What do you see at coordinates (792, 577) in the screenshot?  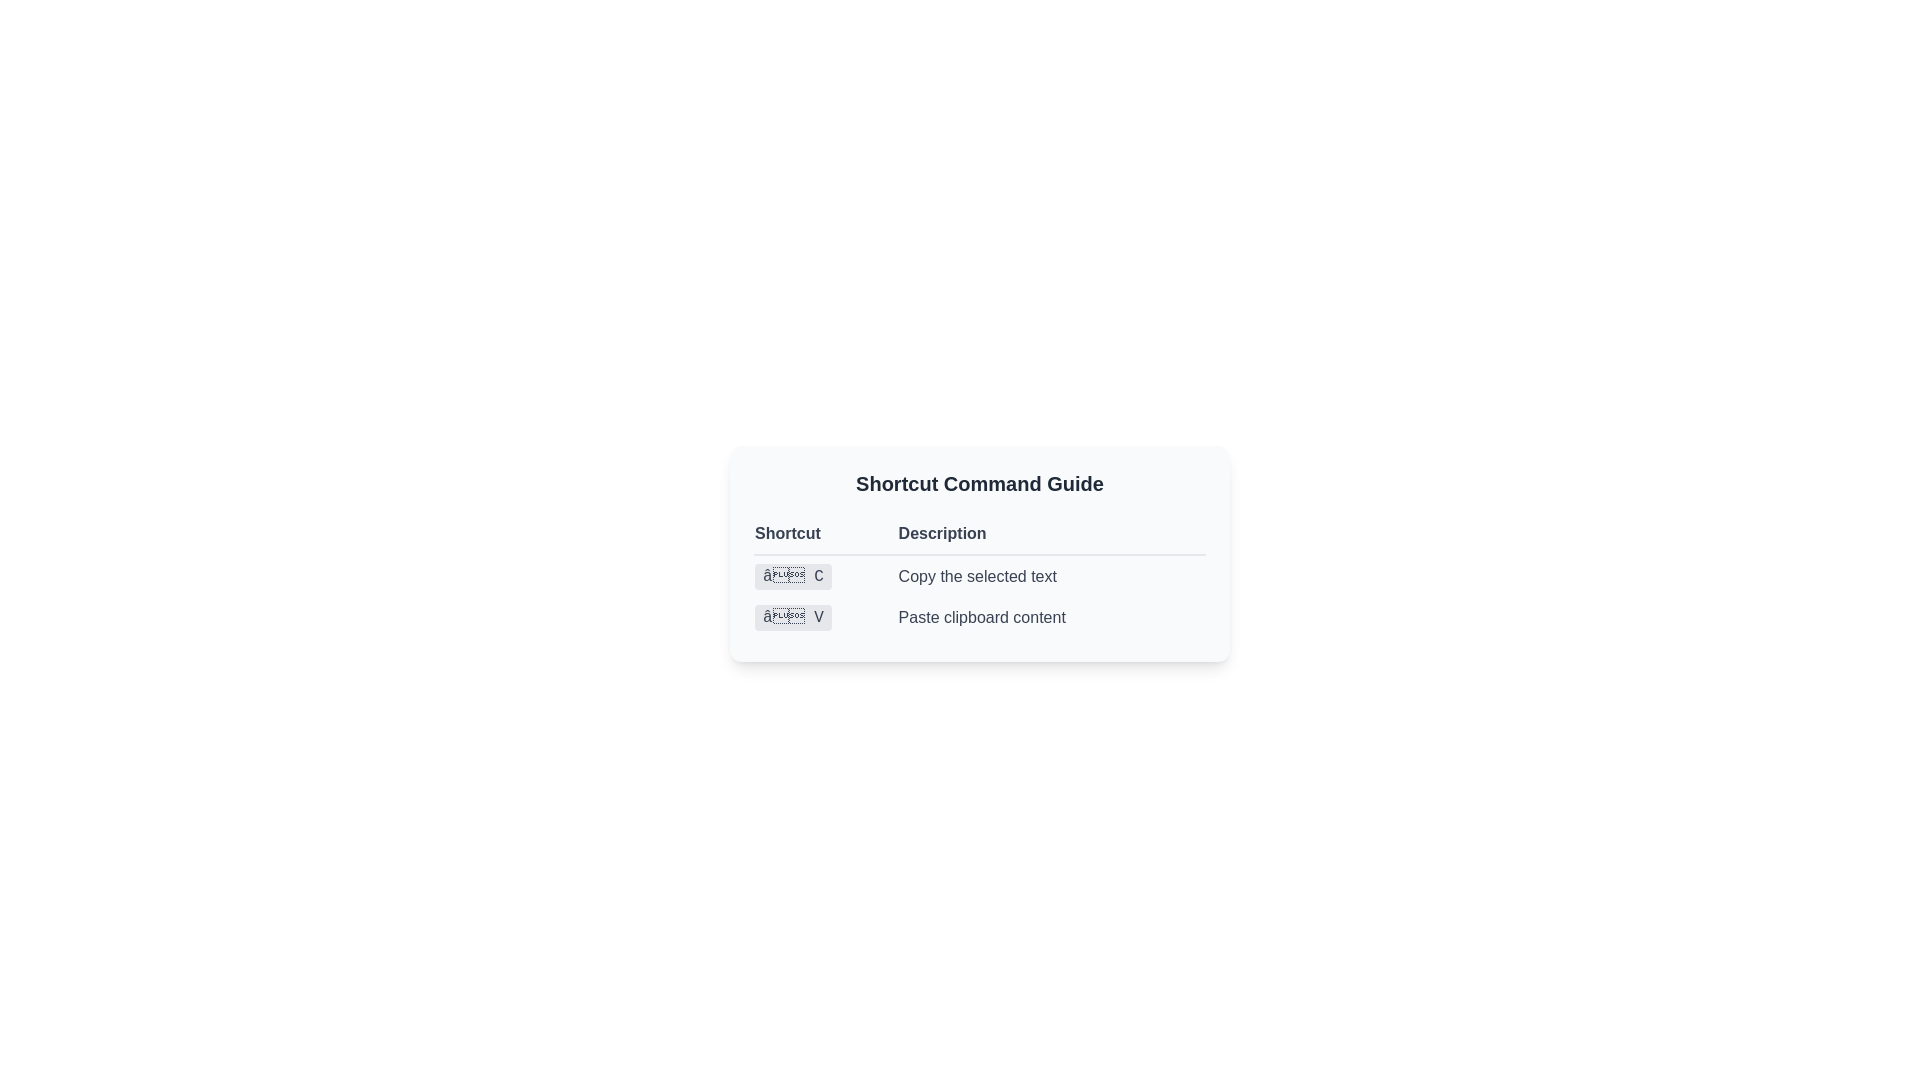 I see `the button-like component displaying the text '⌘ C' with a gray background, which is the first shortcut key in the 'Shortcut Command Guide' section` at bounding box center [792, 577].